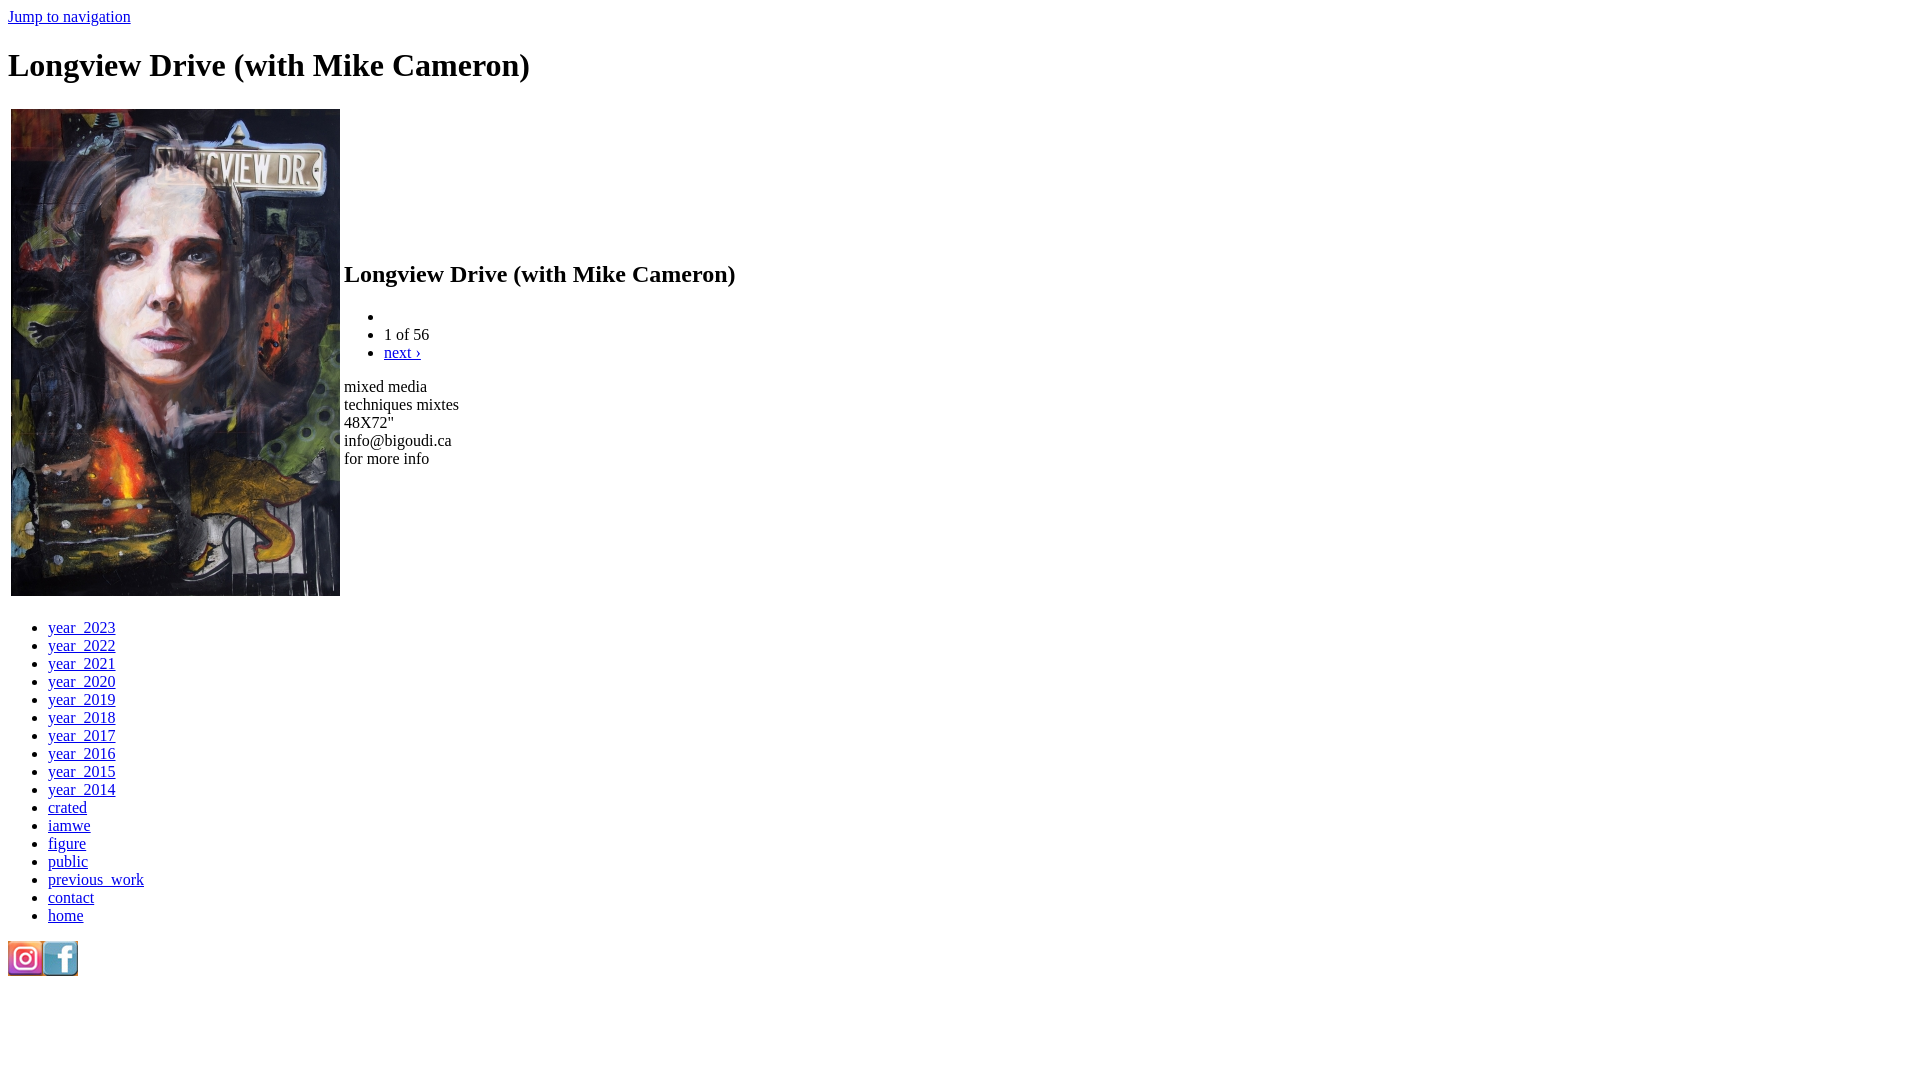  What do you see at coordinates (80, 753) in the screenshot?
I see `'year_2016'` at bounding box center [80, 753].